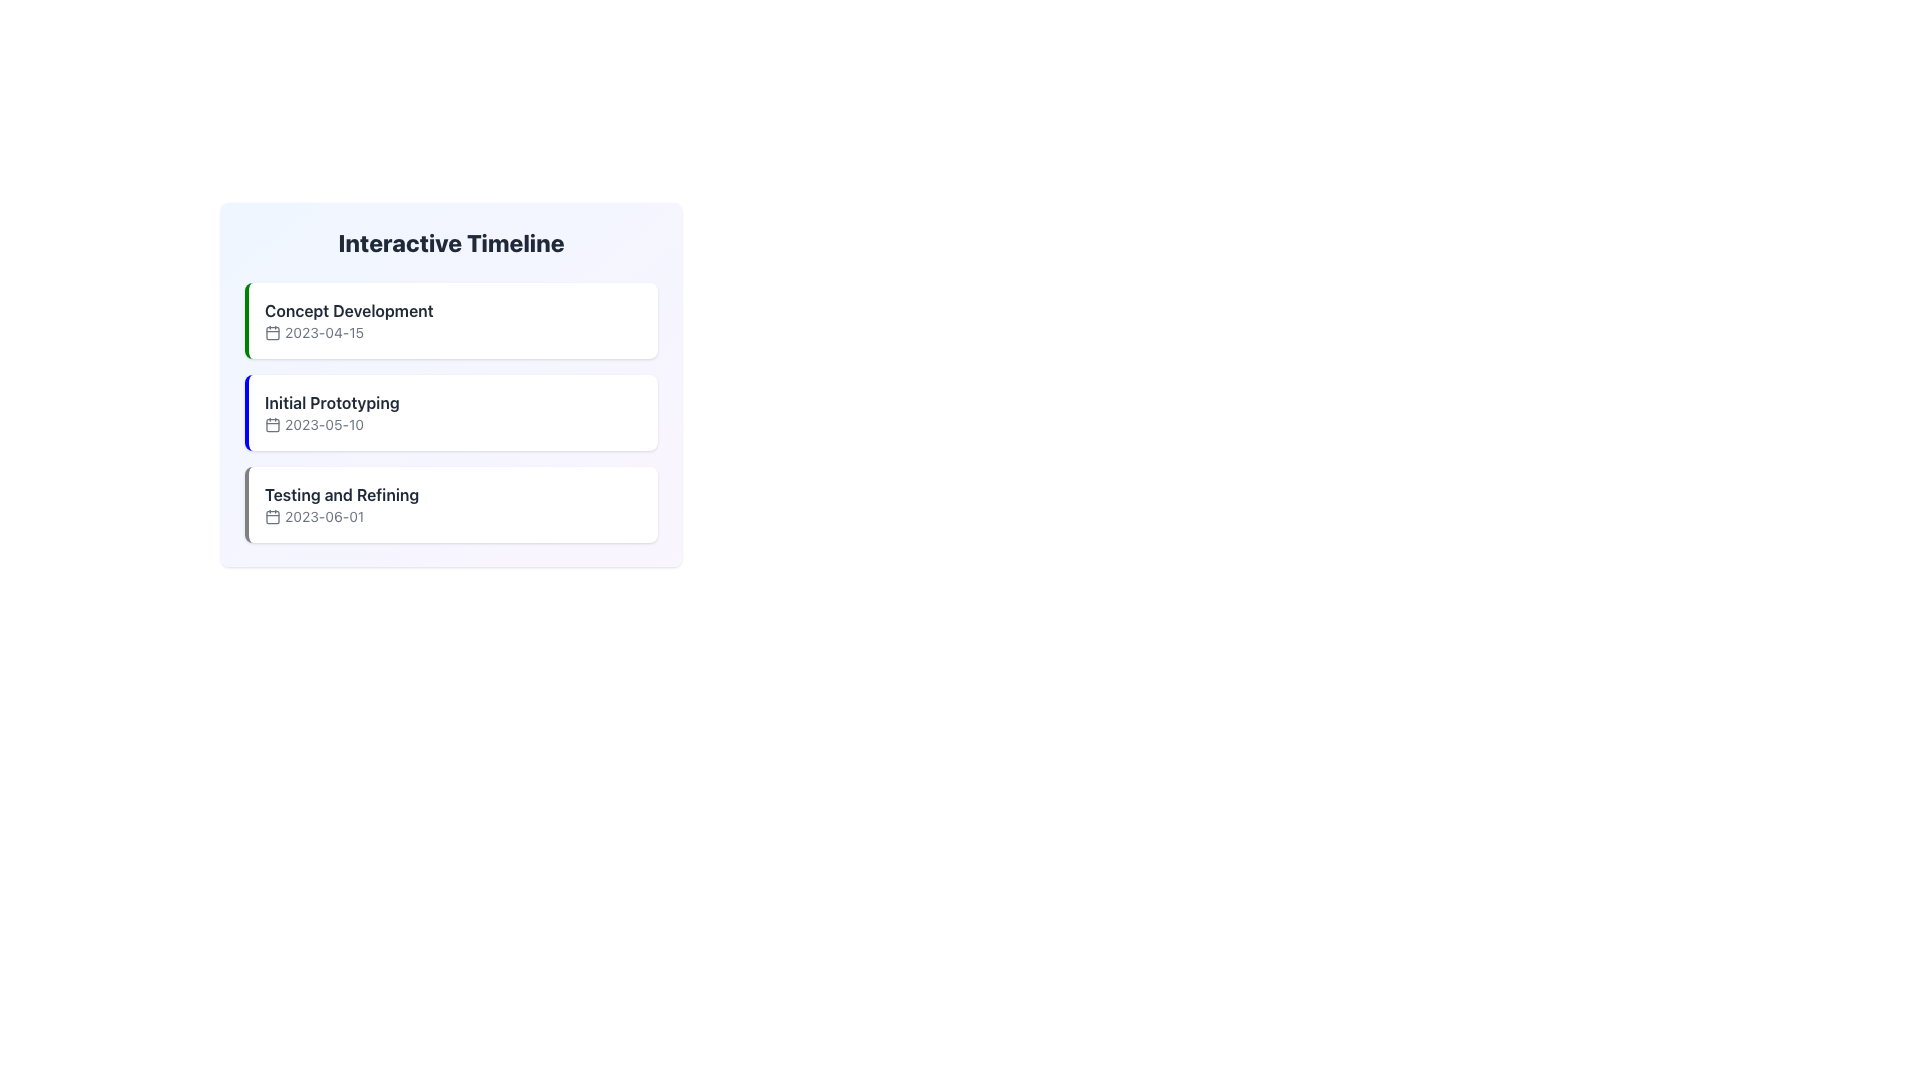 This screenshot has height=1080, width=1920. Describe the element at coordinates (331, 411) in the screenshot. I see `to select the timeline entry labeled 'Initial Prototyping' which includes a bold title and a date below it, along with a calendar icon to the left` at that location.